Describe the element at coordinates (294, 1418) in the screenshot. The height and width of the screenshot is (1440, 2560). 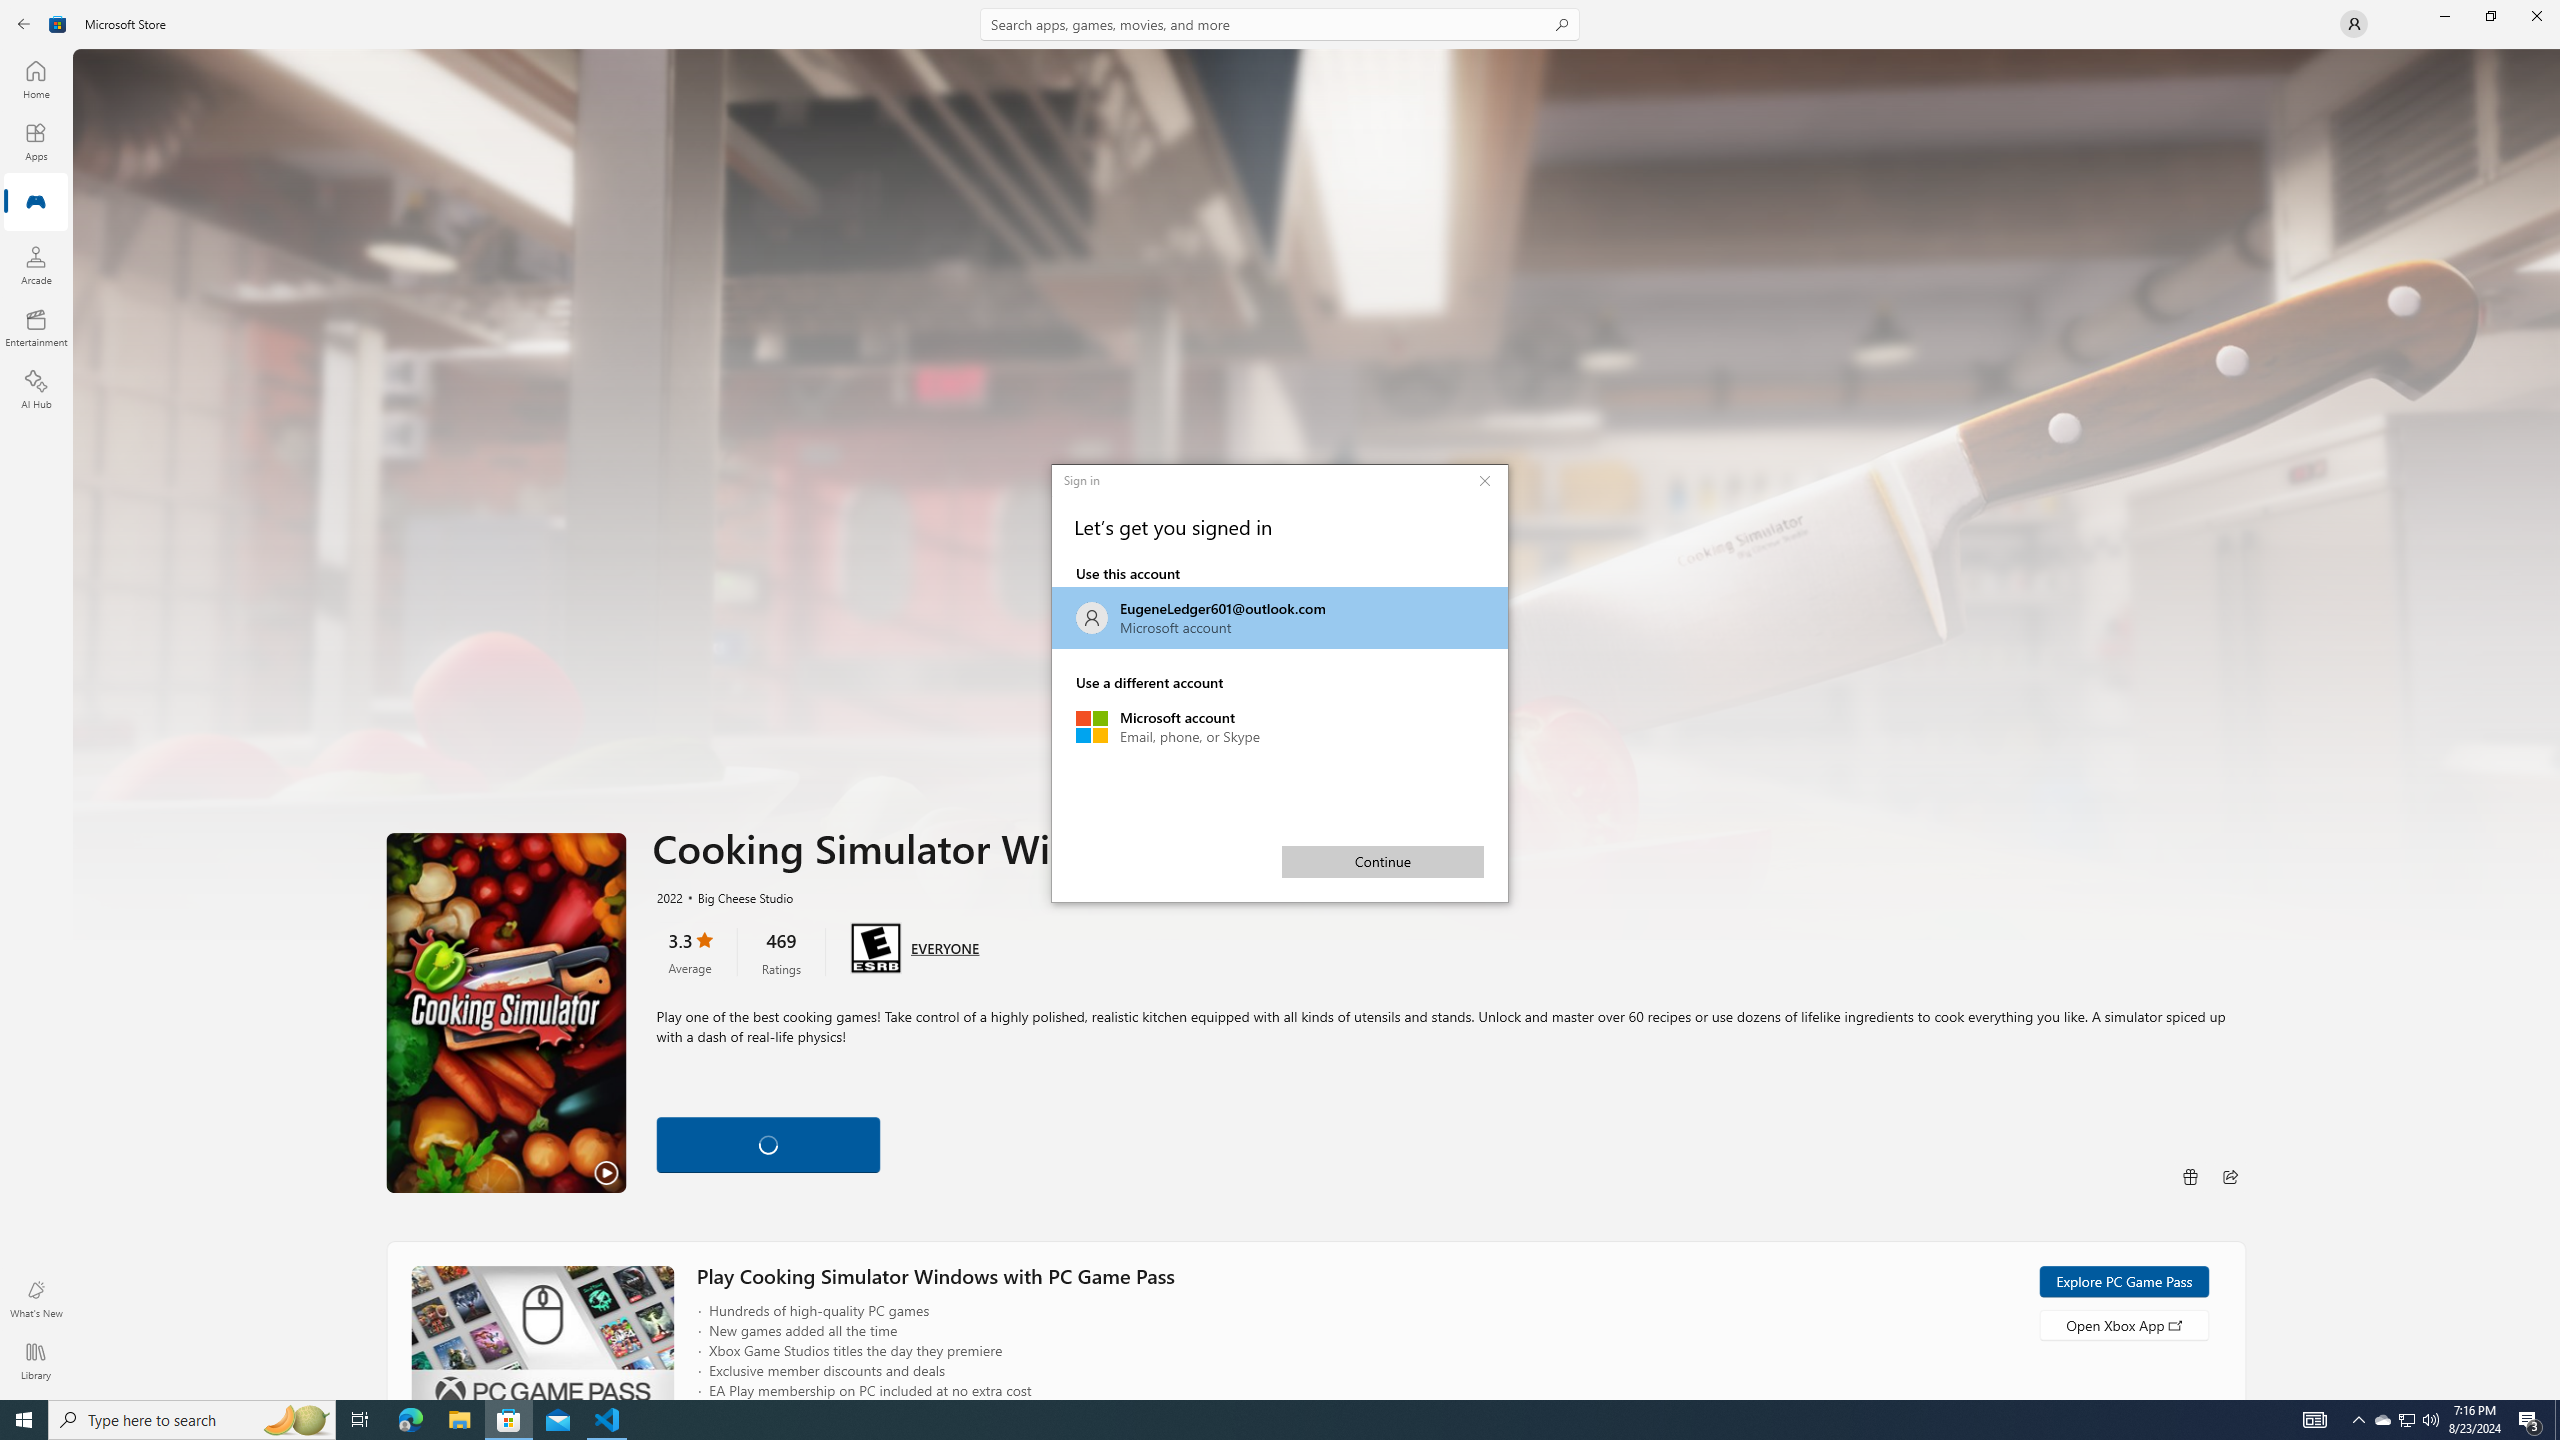
I see `'Search highlights icon opens search home window'` at that location.